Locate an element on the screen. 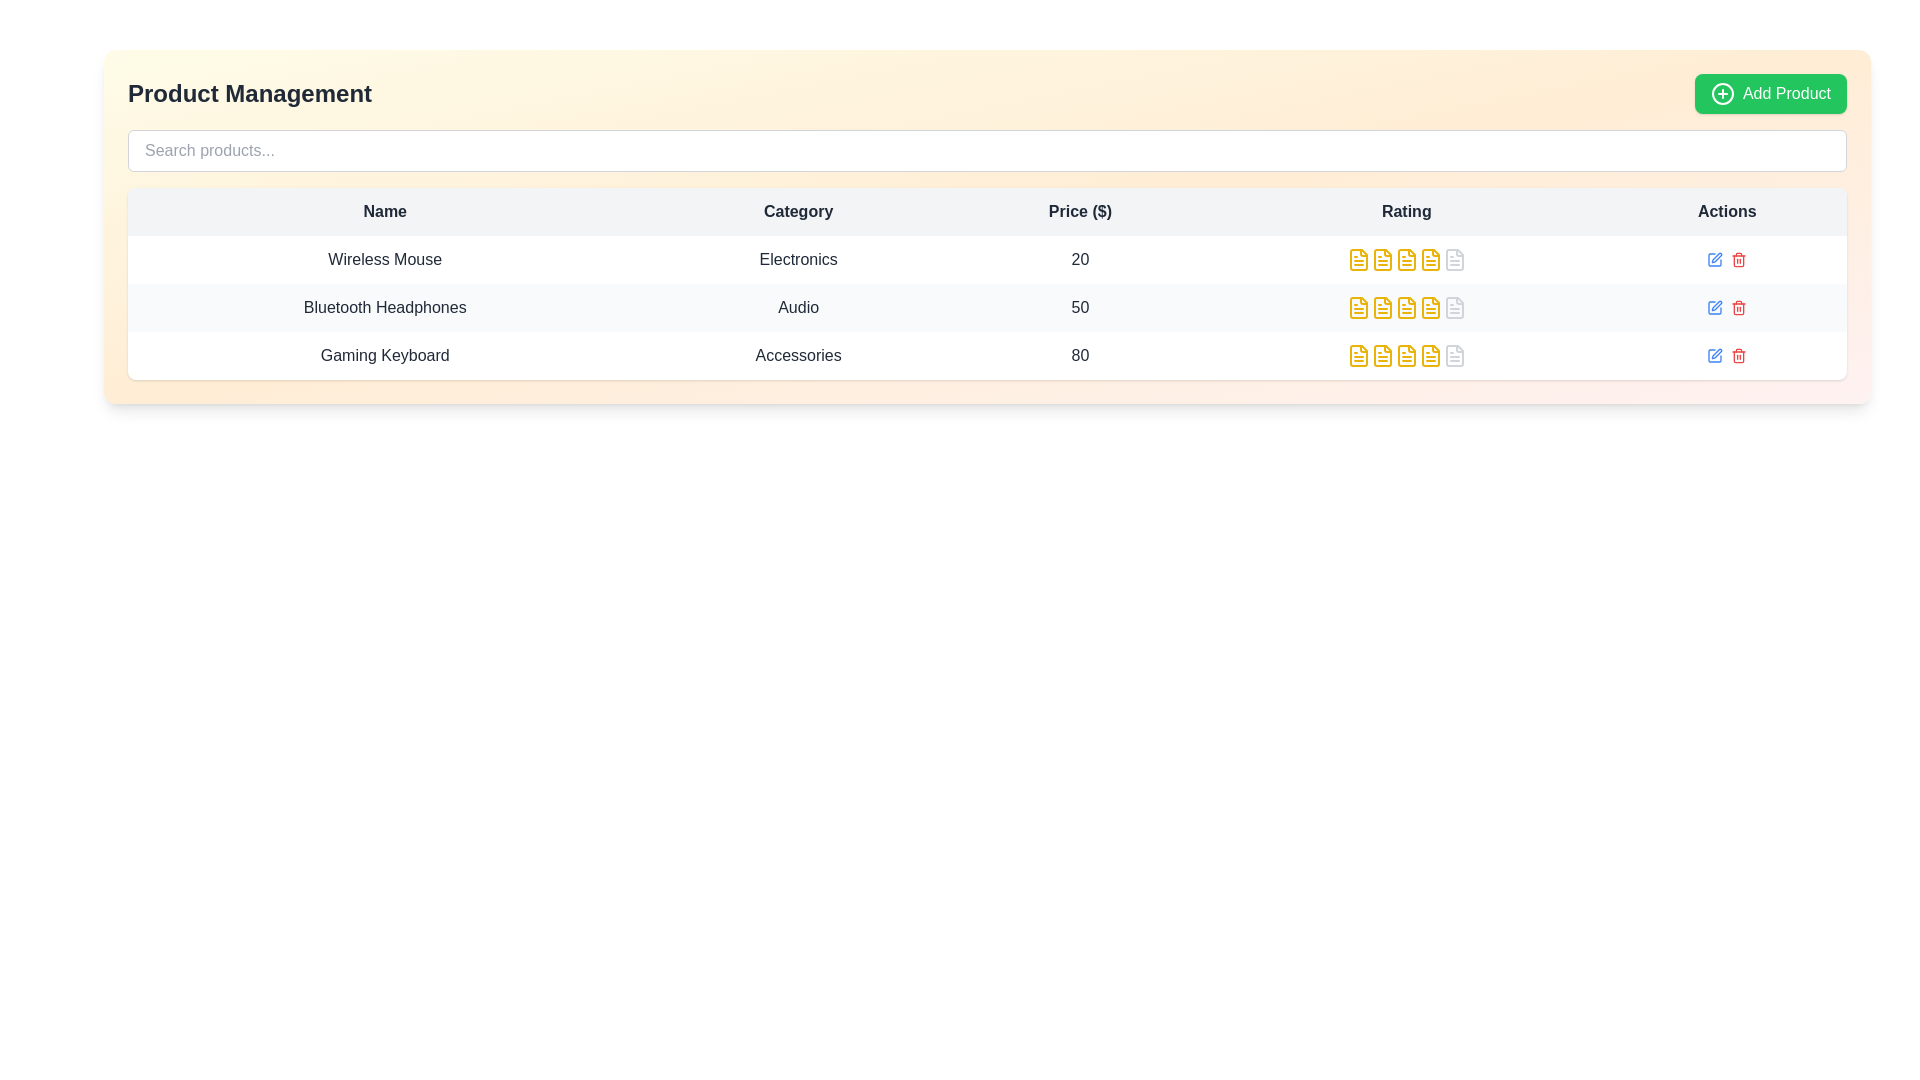  the Display icon, which resembles a gray document or file, located in the rating column of the middle row beneath the 'Bluetooth Headphones' entry is located at coordinates (1454, 308).